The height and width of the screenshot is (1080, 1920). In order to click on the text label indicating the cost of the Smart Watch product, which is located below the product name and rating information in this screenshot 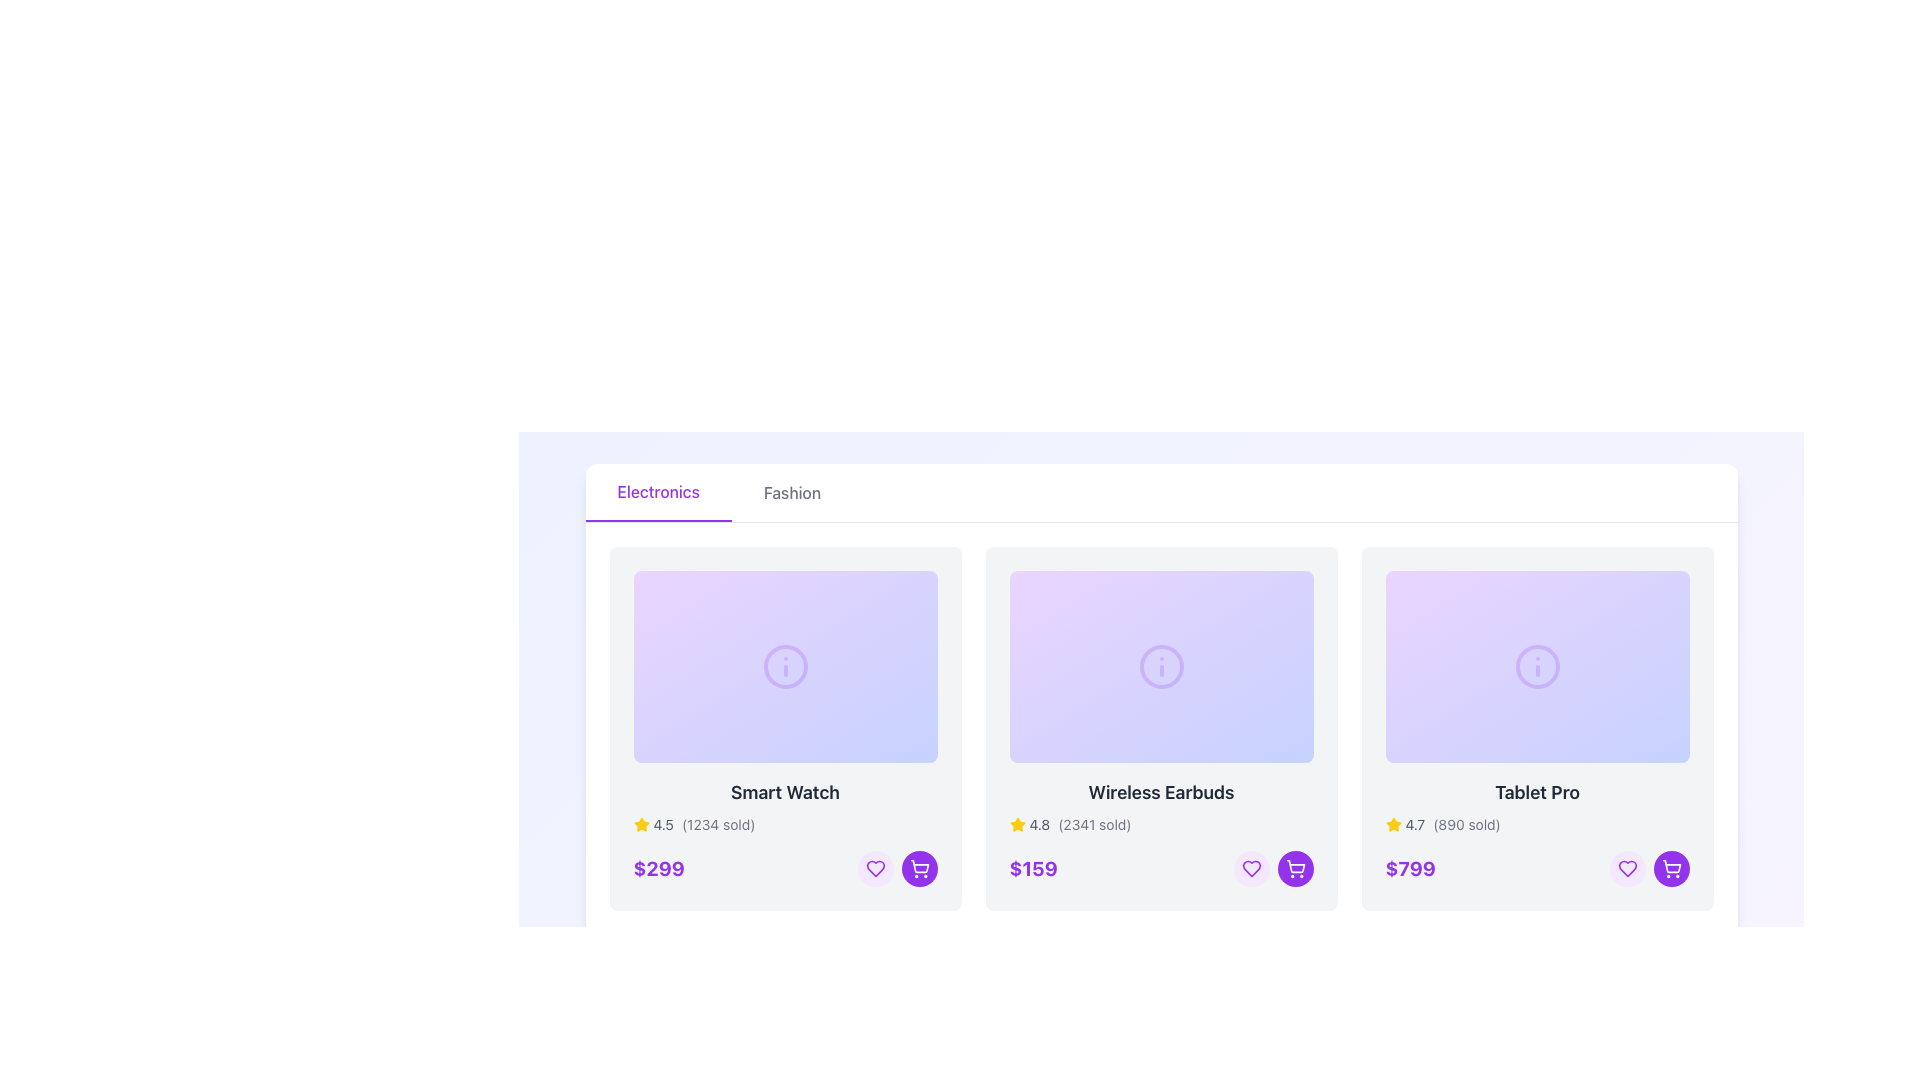, I will do `click(659, 867)`.